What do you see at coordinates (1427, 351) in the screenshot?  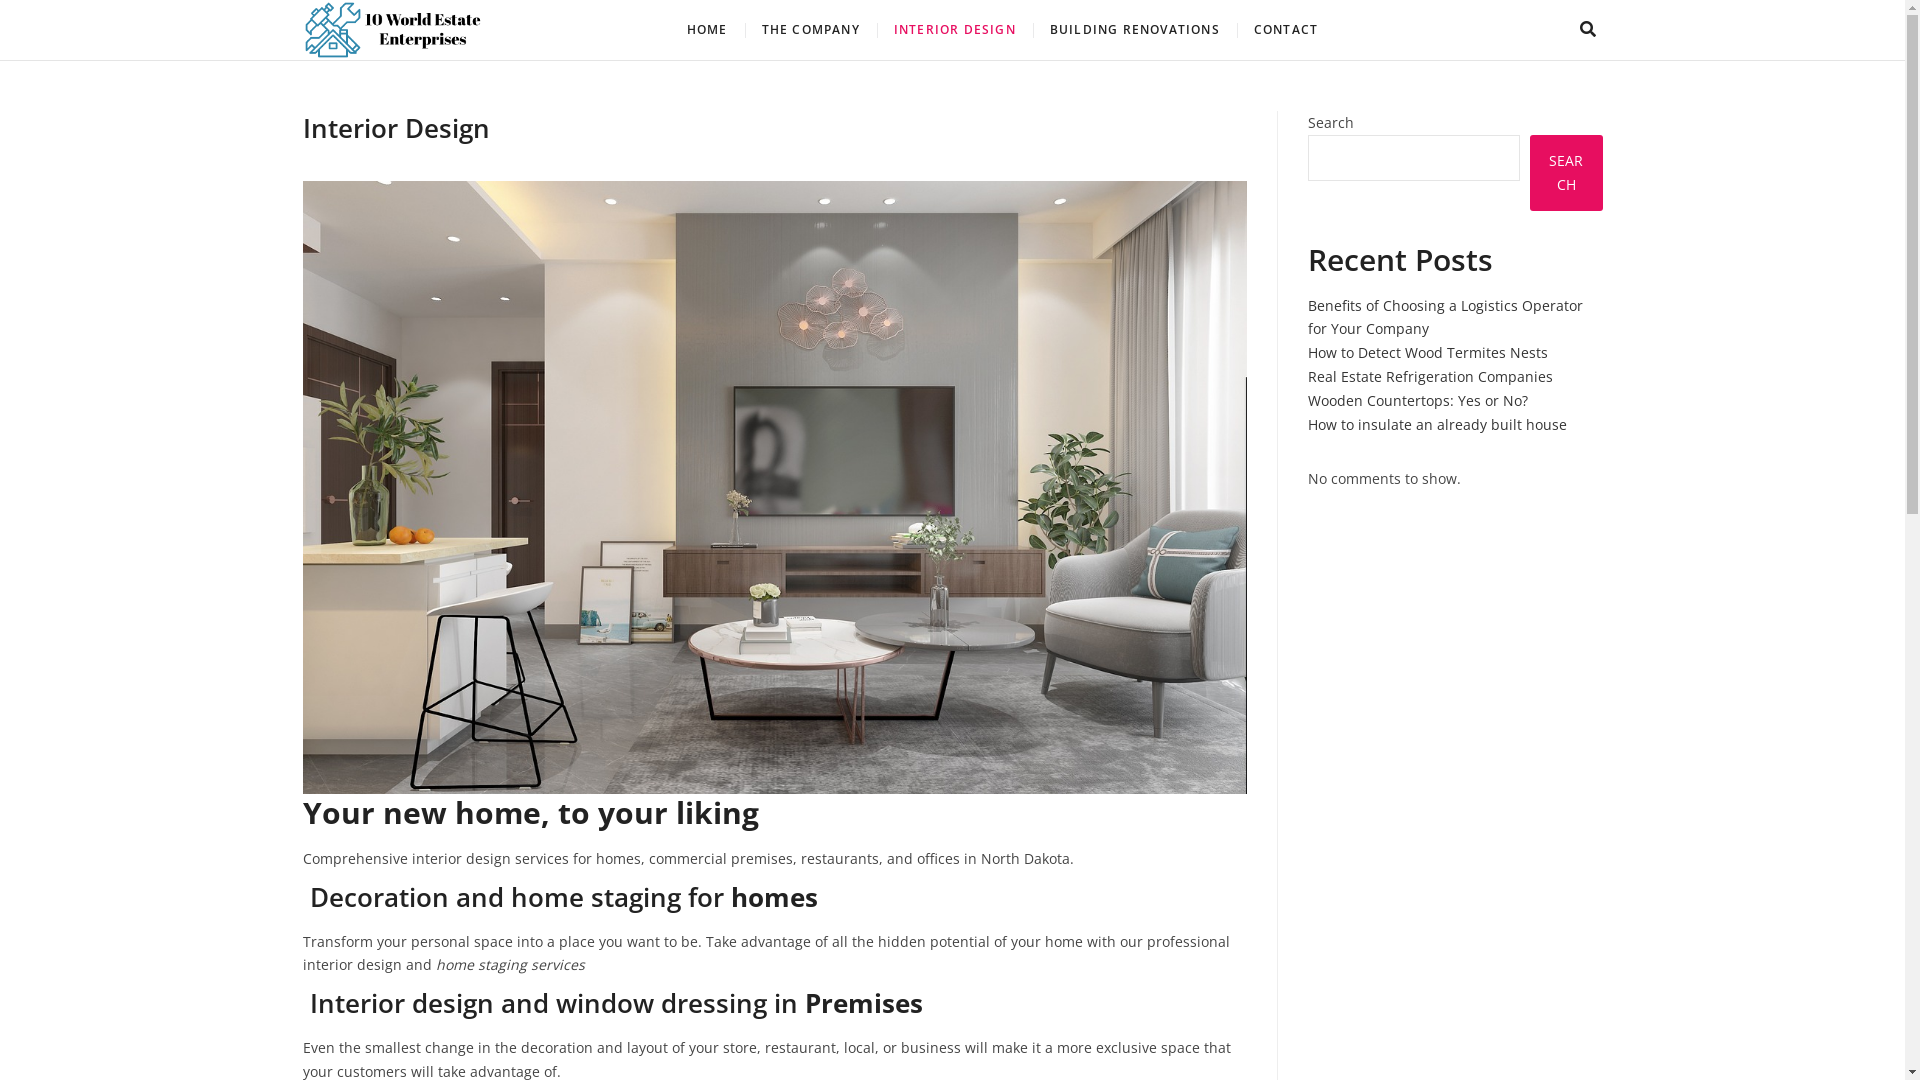 I see `'How to Detect Wood Termites Nests'` at bounding box center [1427, 351].